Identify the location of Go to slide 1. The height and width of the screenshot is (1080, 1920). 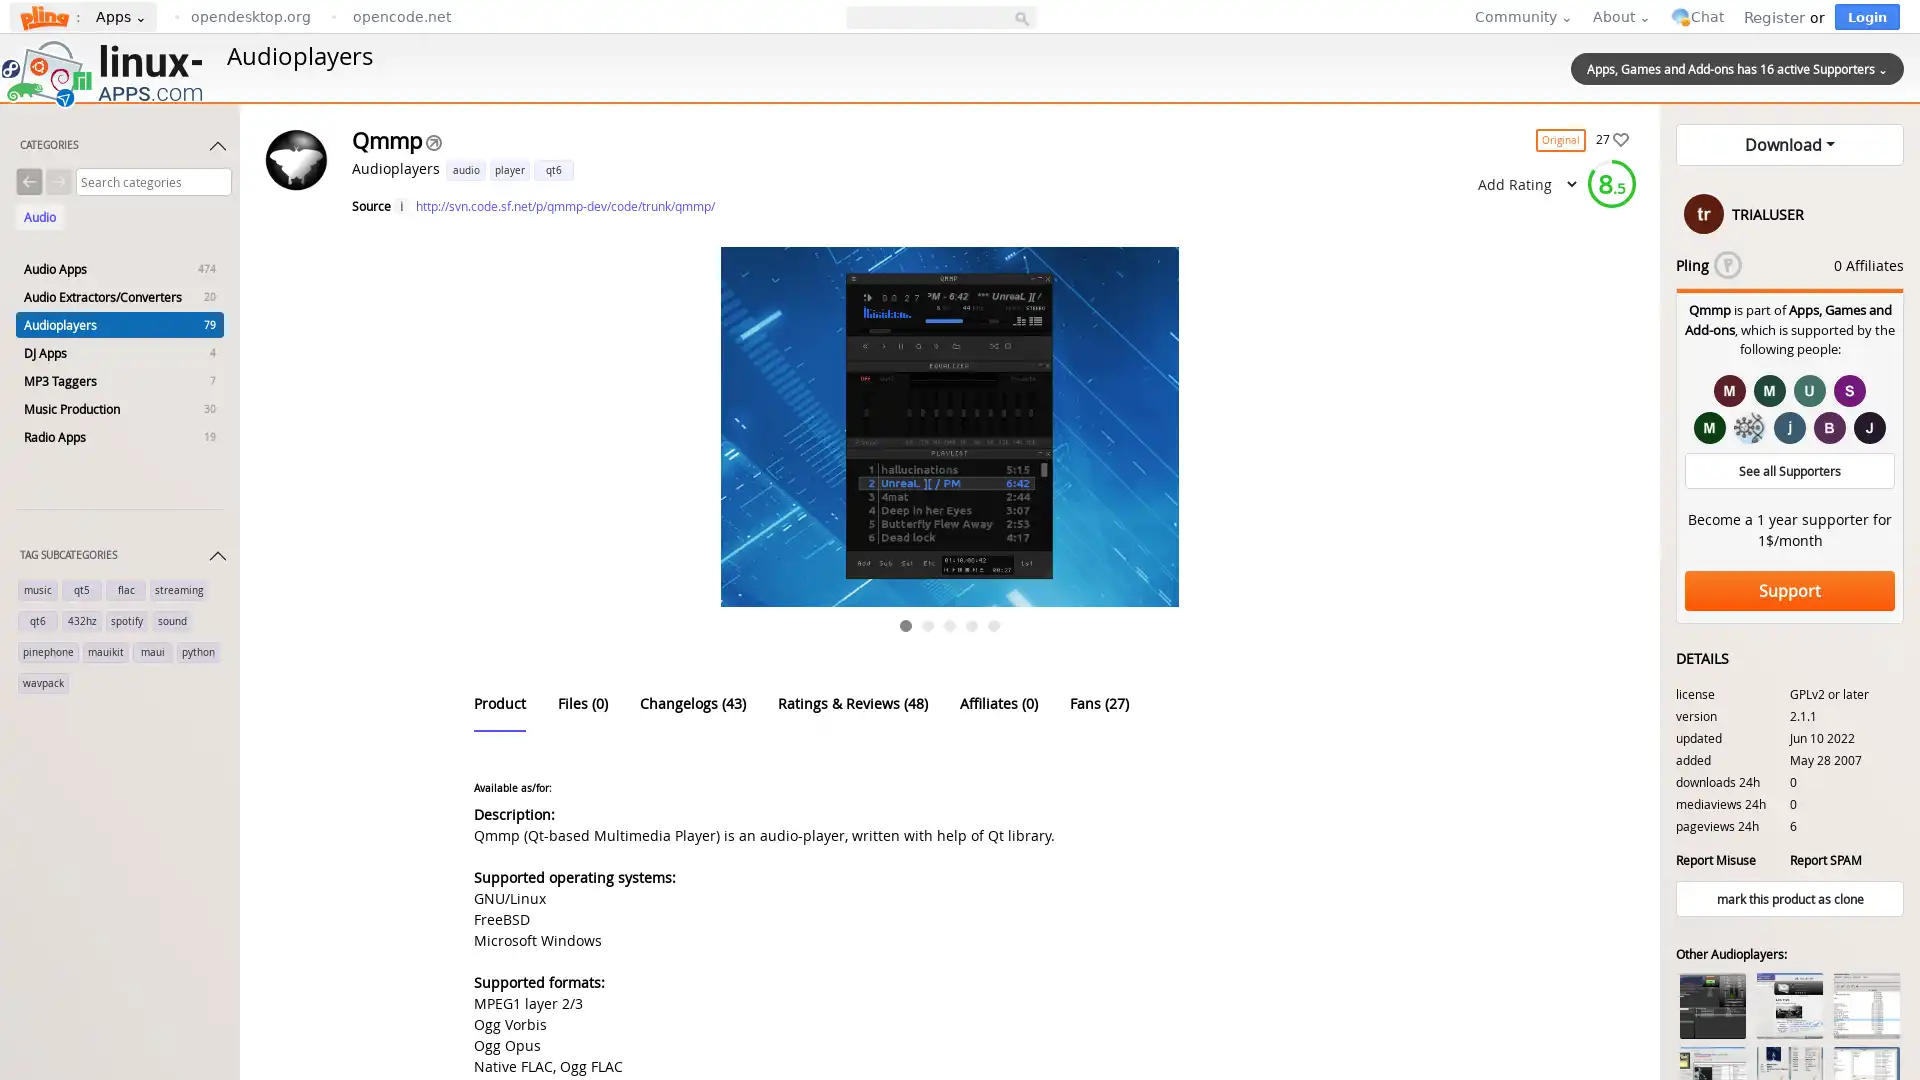
(905, 624).